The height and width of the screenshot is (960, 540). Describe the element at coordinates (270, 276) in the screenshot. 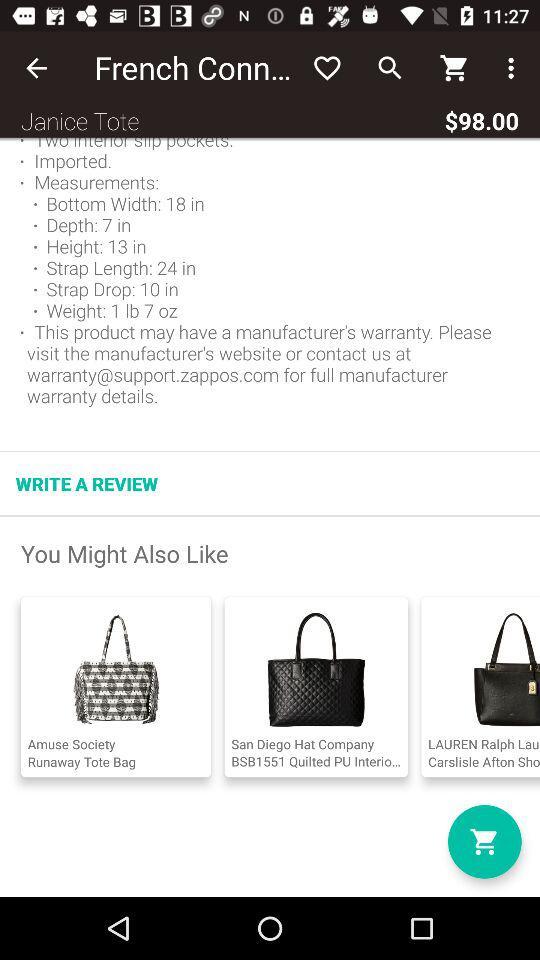

I see `the made of polyurethane item` at that location.